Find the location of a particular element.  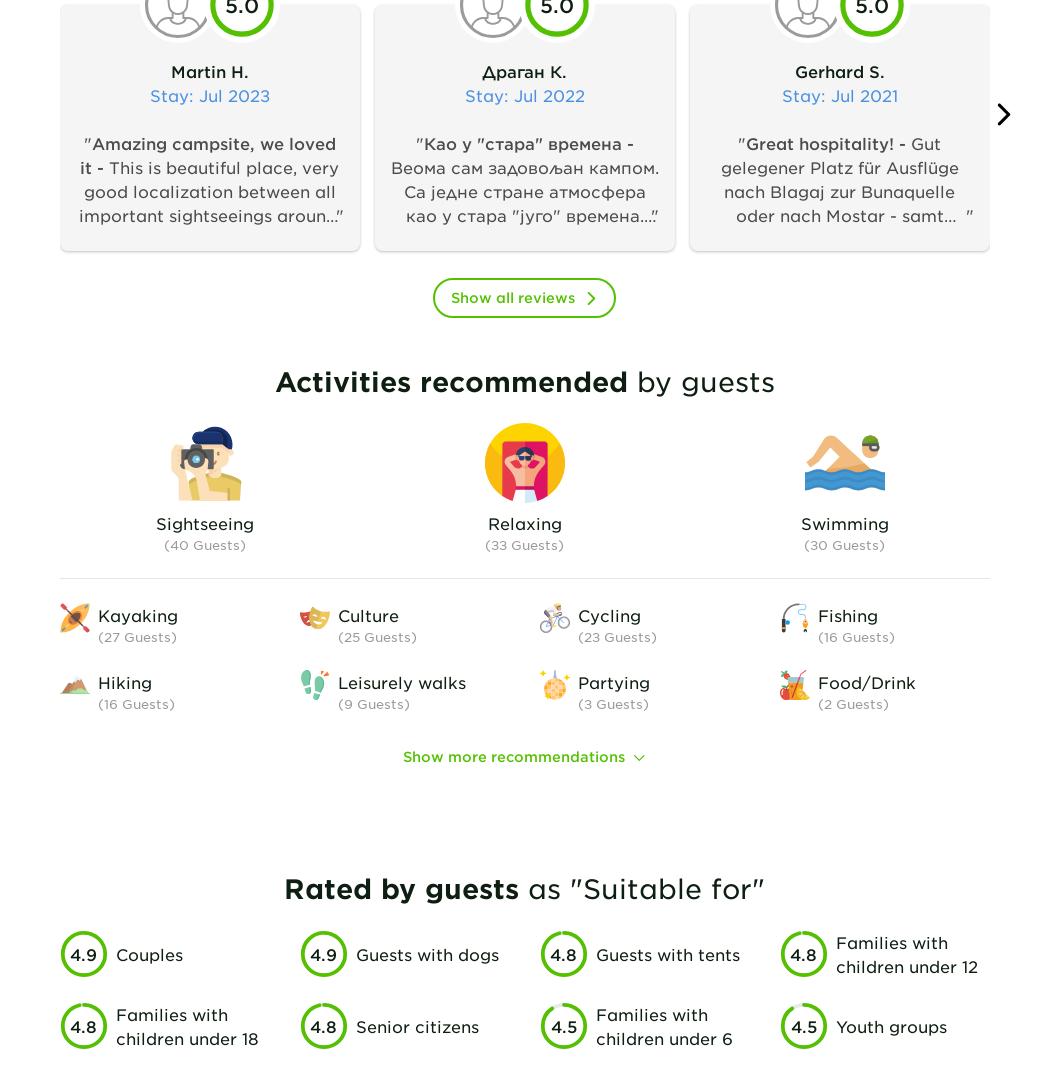

'Rated by guests' is located at coordinates (283, 888).